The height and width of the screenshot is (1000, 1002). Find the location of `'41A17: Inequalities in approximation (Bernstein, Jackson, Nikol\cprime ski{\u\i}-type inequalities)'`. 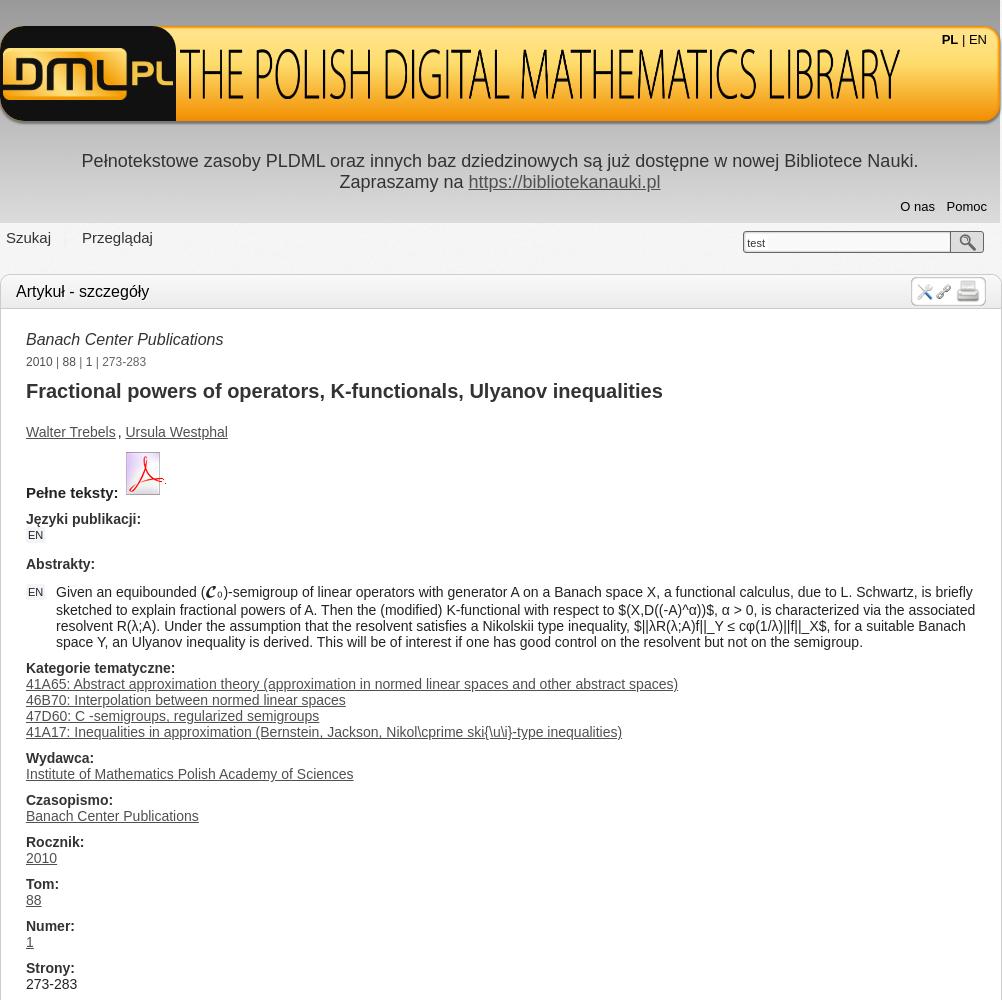

'41A17: Inequalities in approximation (Bernstein, Jackson, Nikol\cprime ski{\u\i}-type inequalities)' is located at coordinates (323, 731).